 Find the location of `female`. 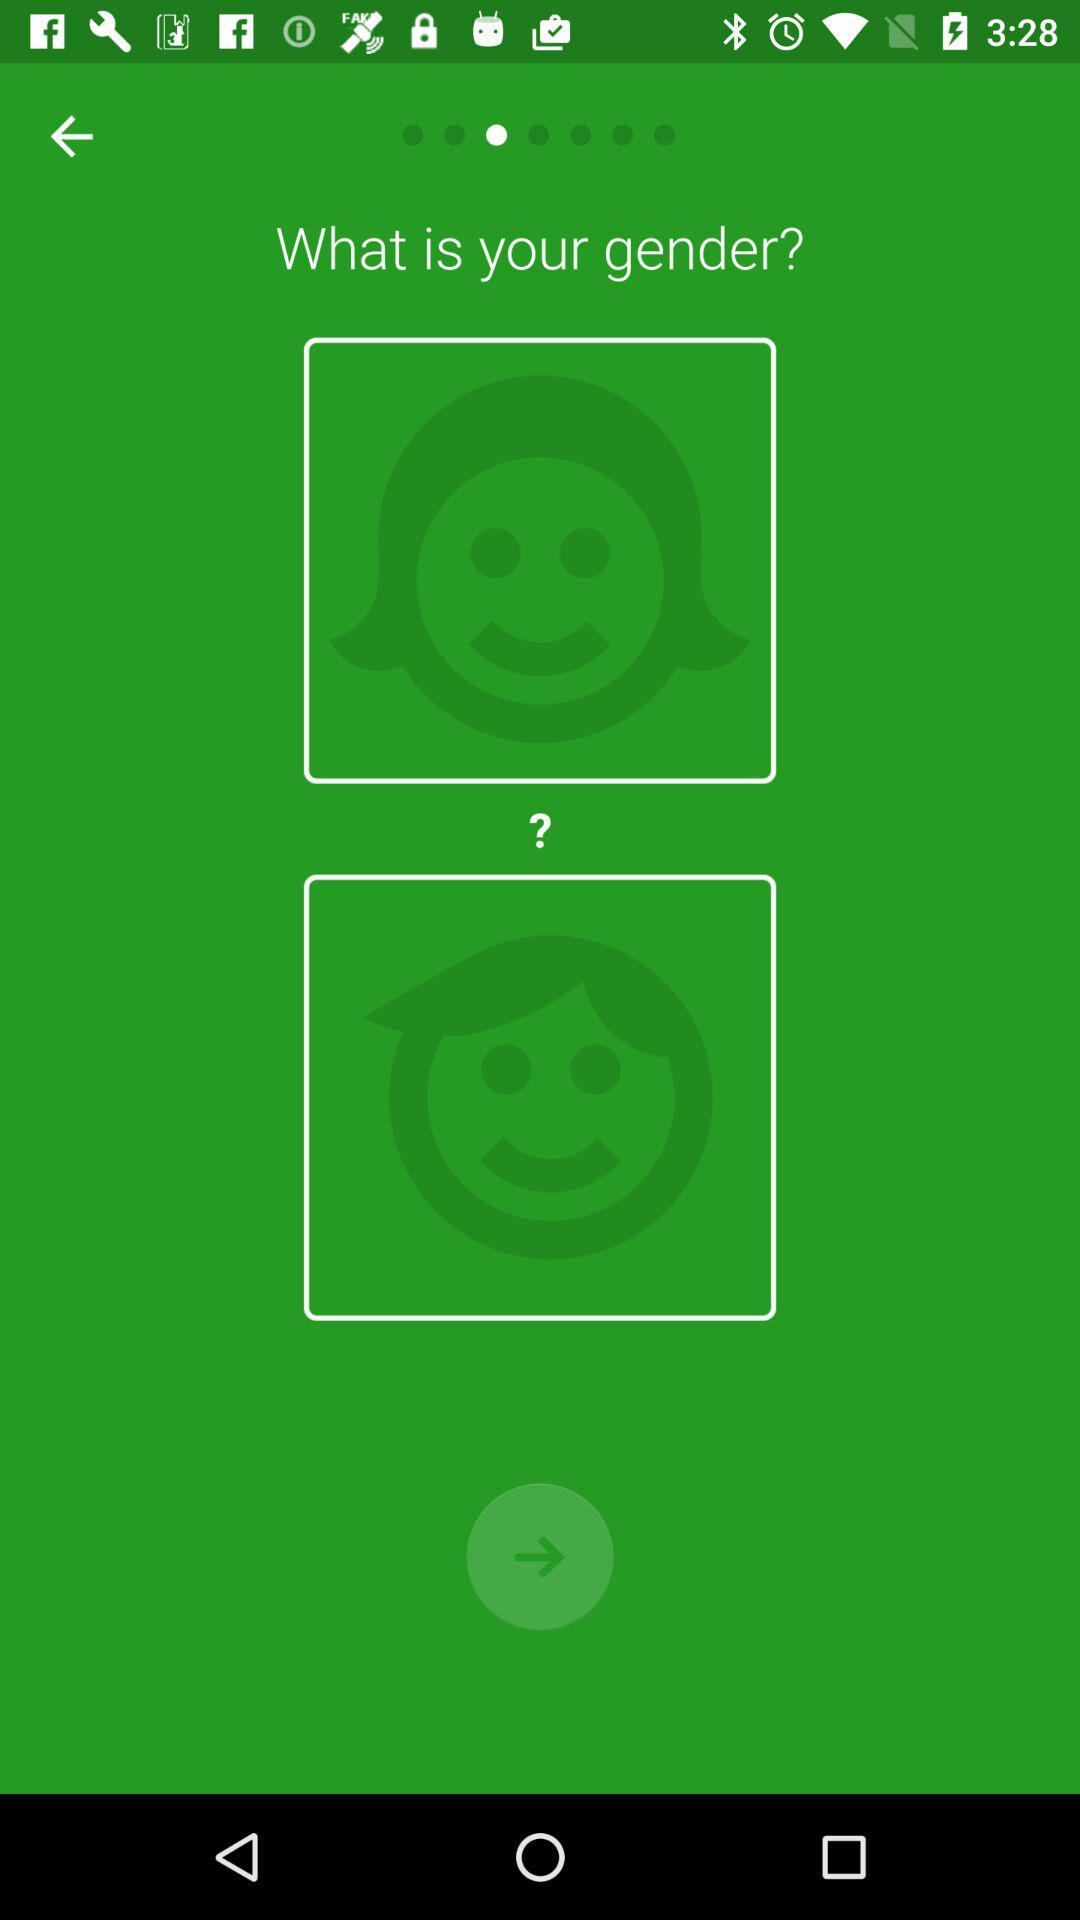

female is located at coordinates (540, 560).